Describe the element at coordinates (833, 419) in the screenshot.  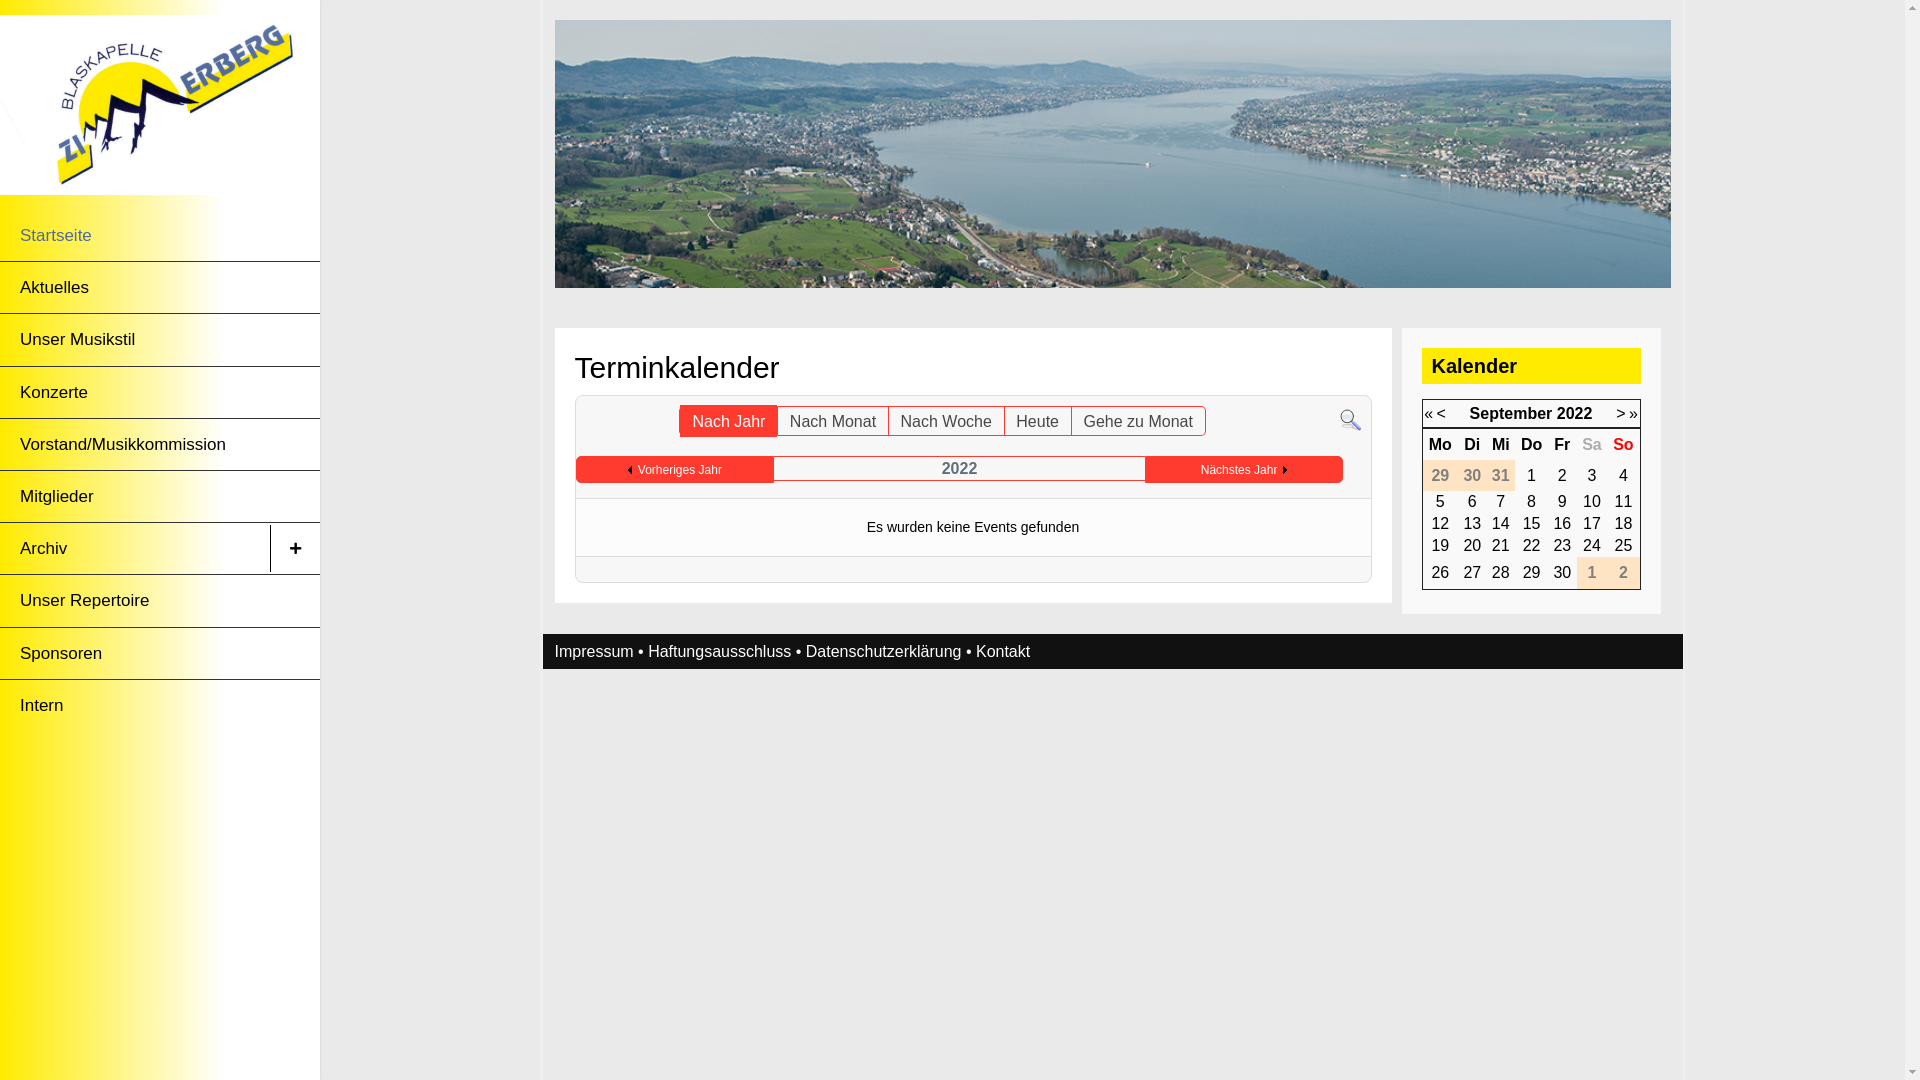
I see `'Nach Monat'` at that location.